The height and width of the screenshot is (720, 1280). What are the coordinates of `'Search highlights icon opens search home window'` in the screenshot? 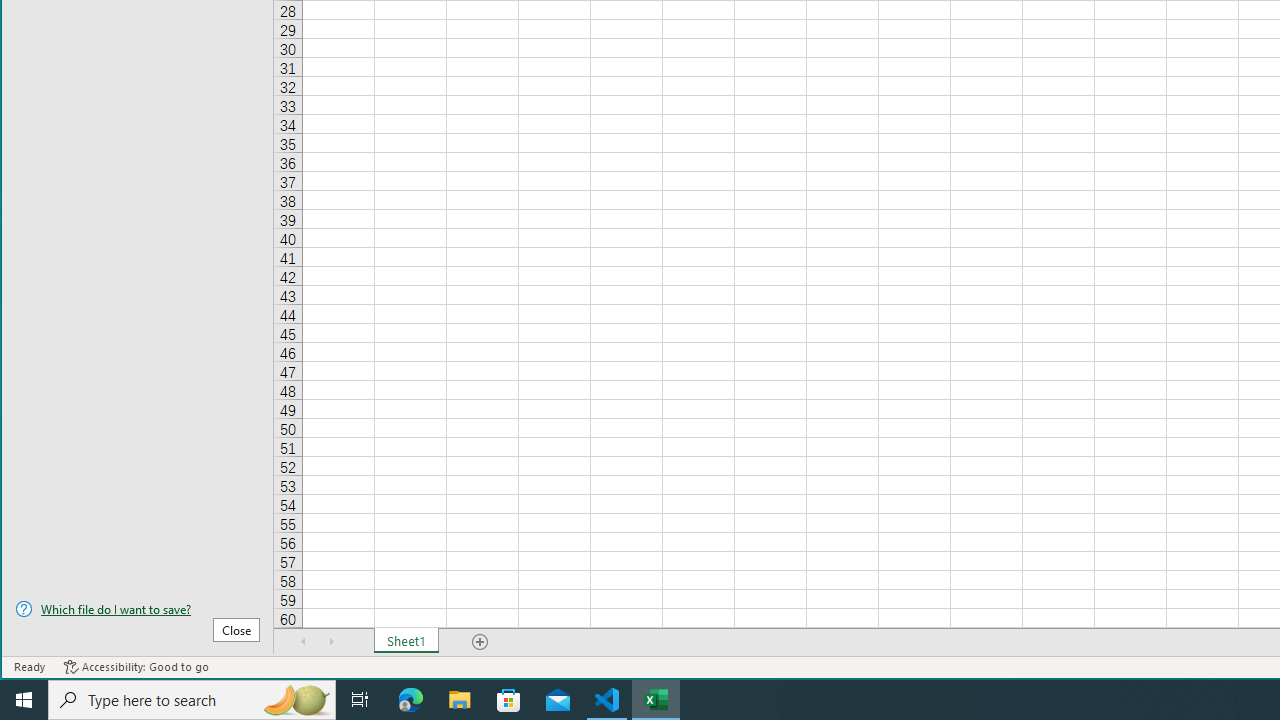 It's located at (294, 698).